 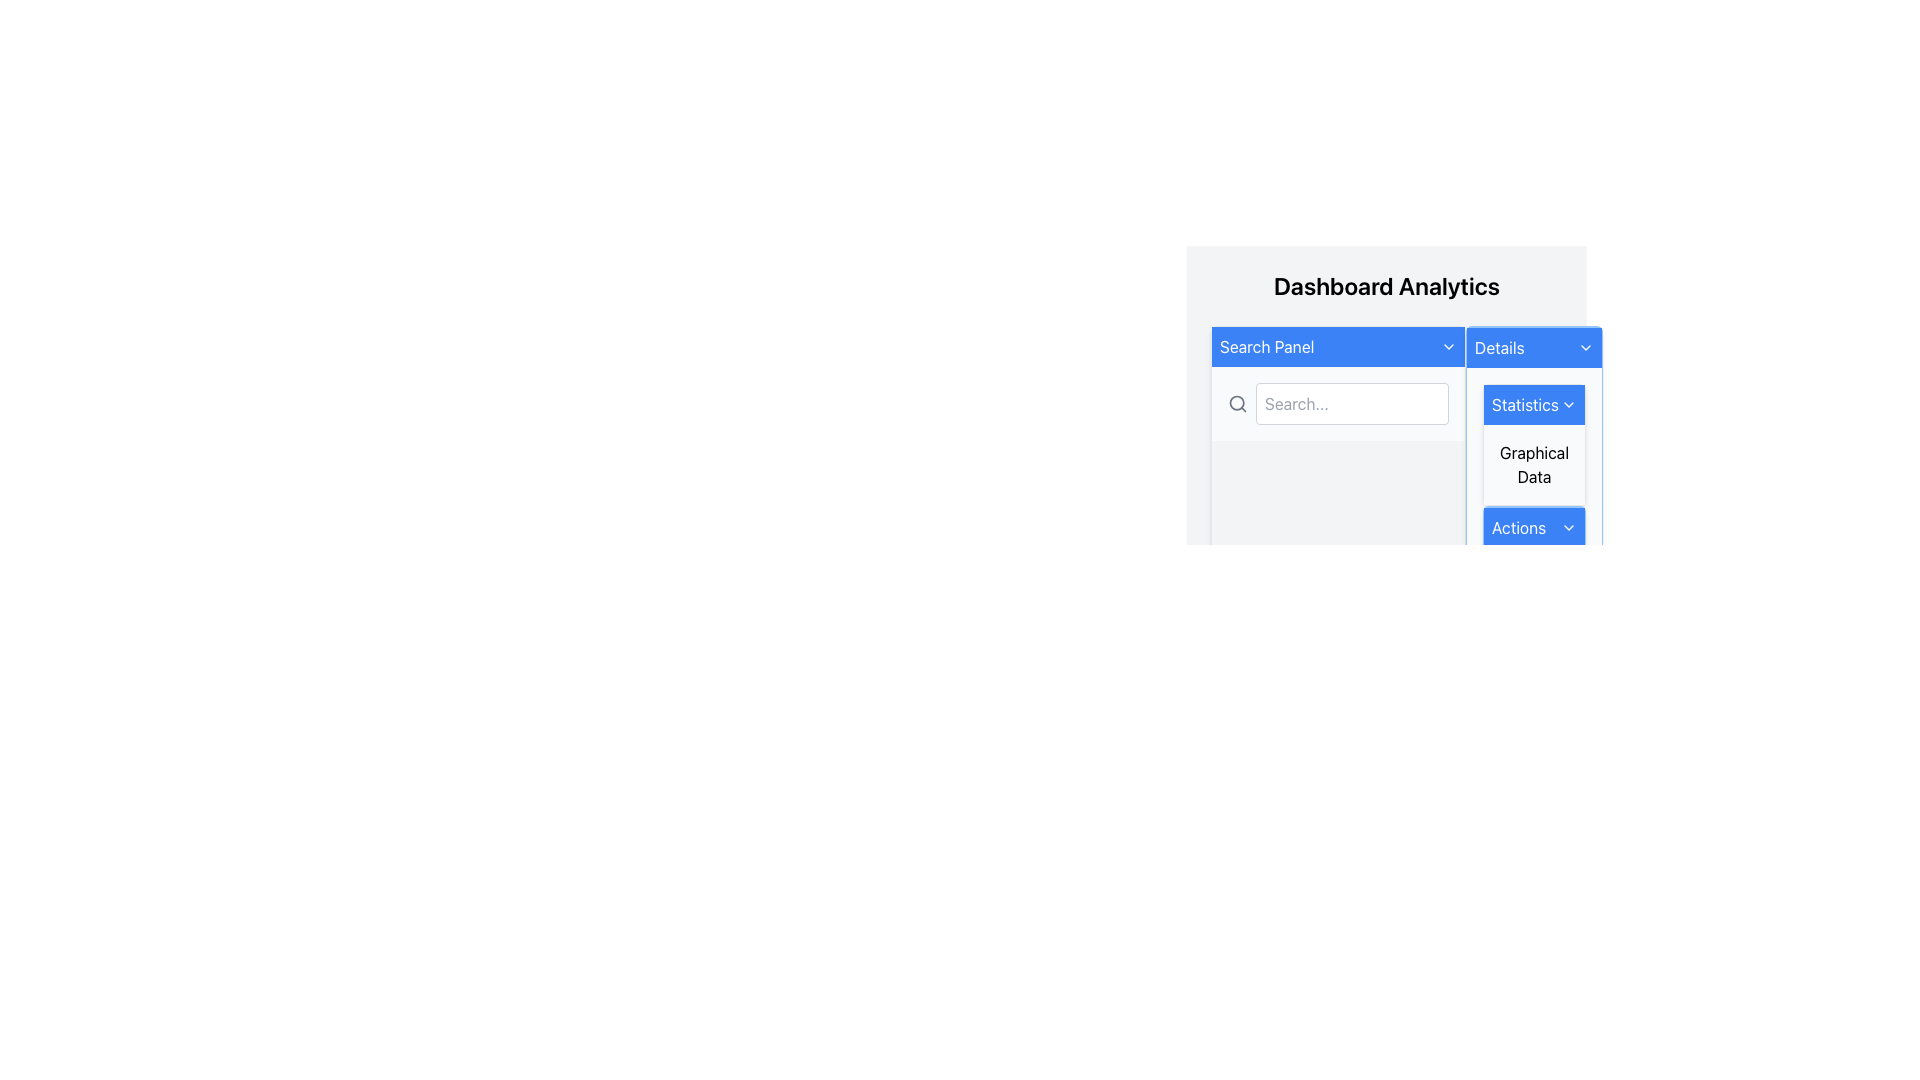 What do you see at coordinates (1266, 346) in the screenshot?
I see `the 'Search Panel' text label, which is styled in white text on a blue background and located on the left side of the panel header` at bounding box center [1266, 346].